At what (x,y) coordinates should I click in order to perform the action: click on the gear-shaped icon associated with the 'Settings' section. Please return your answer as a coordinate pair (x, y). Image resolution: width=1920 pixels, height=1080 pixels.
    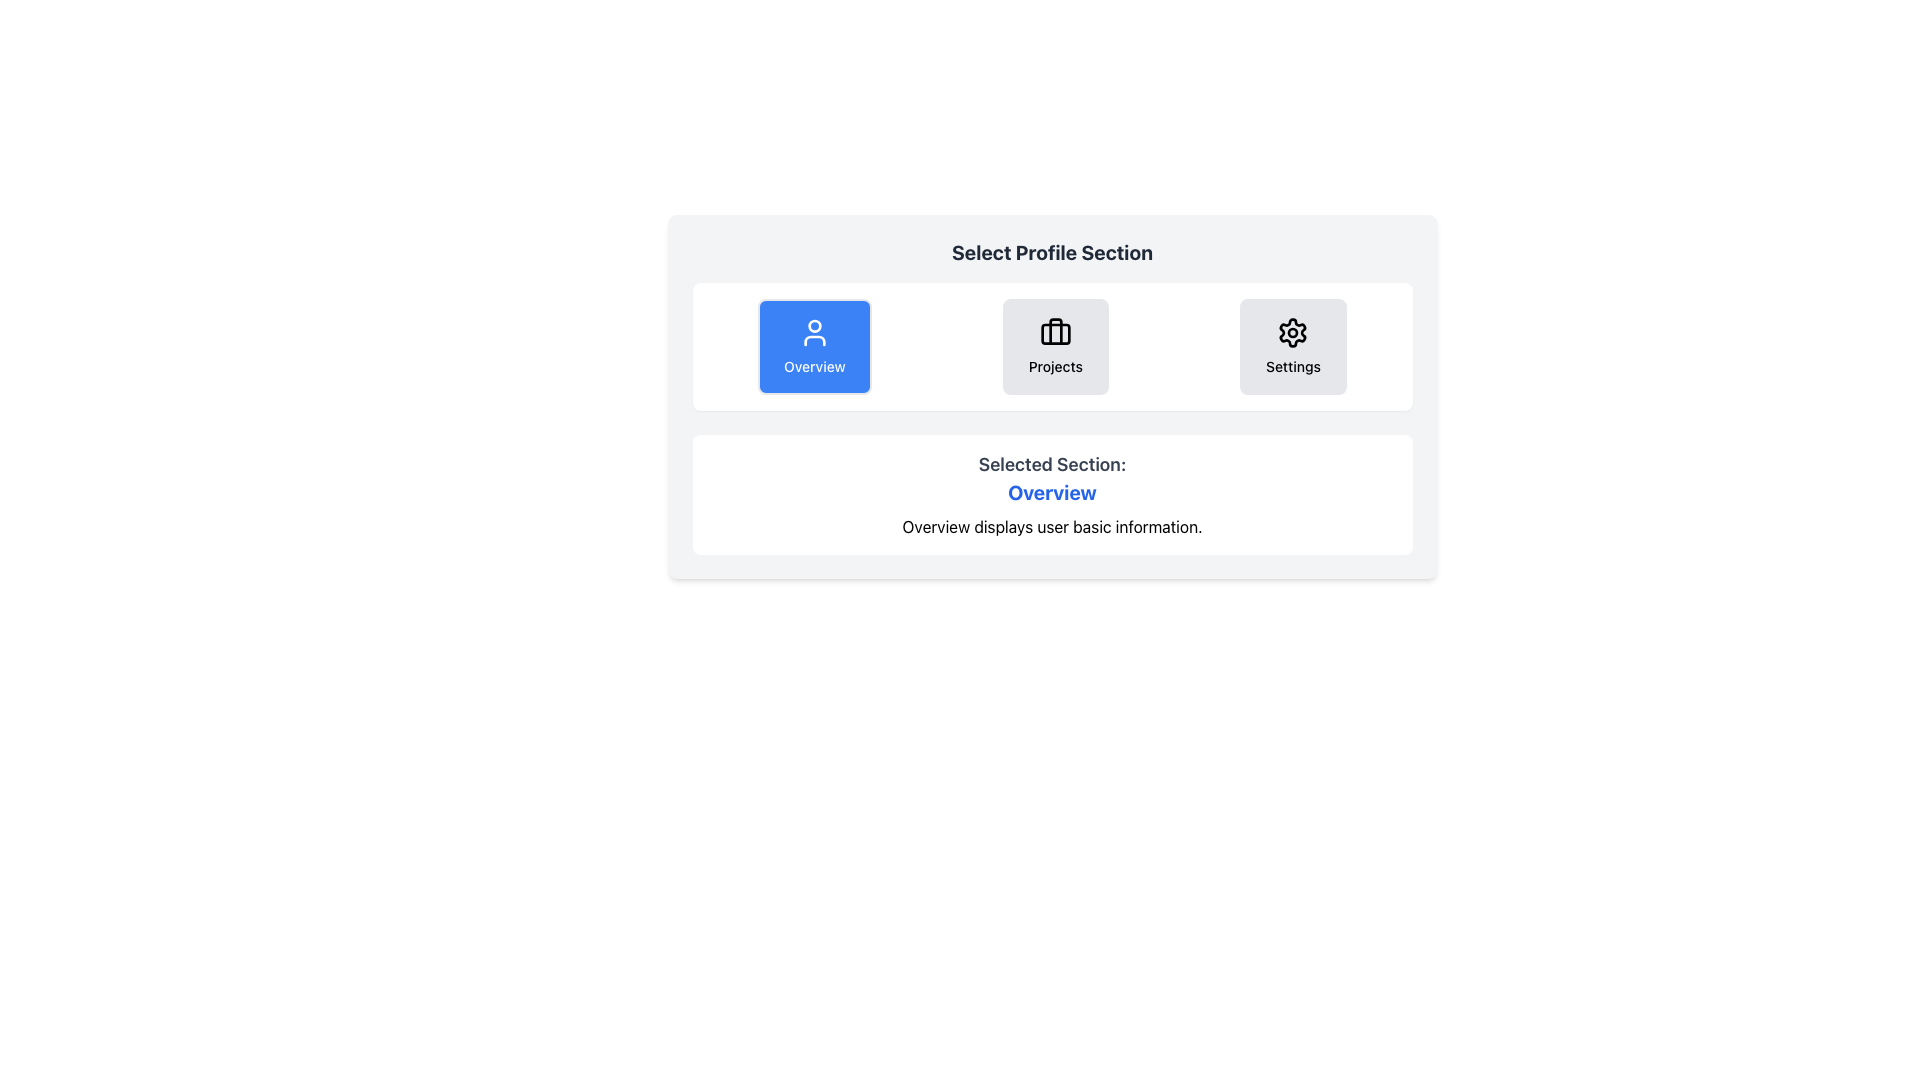
    Looking at the image, I should click on (1293, 331).